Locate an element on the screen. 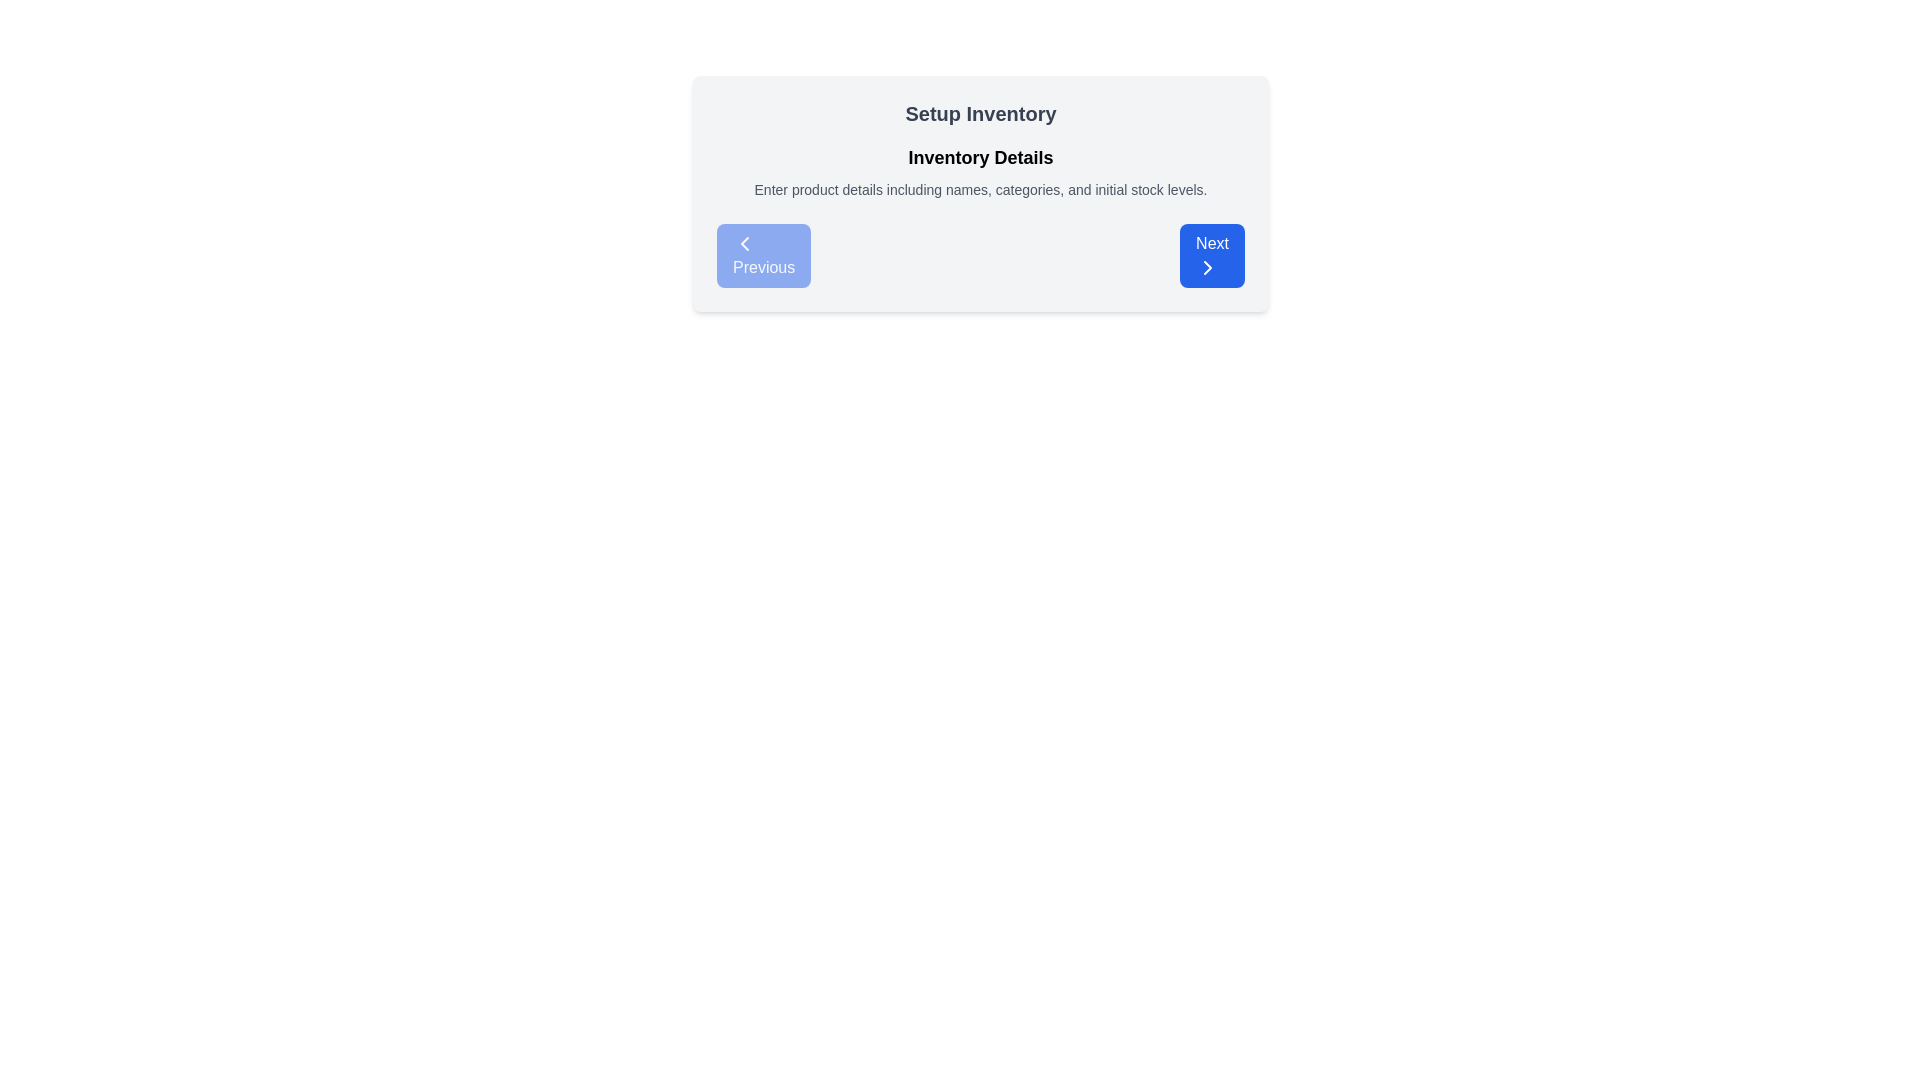 Image resolution: width=1920 pixels, height=1080 pixels. the 'Previous' button with a blue background and white text is located at coordinates (763, 254).